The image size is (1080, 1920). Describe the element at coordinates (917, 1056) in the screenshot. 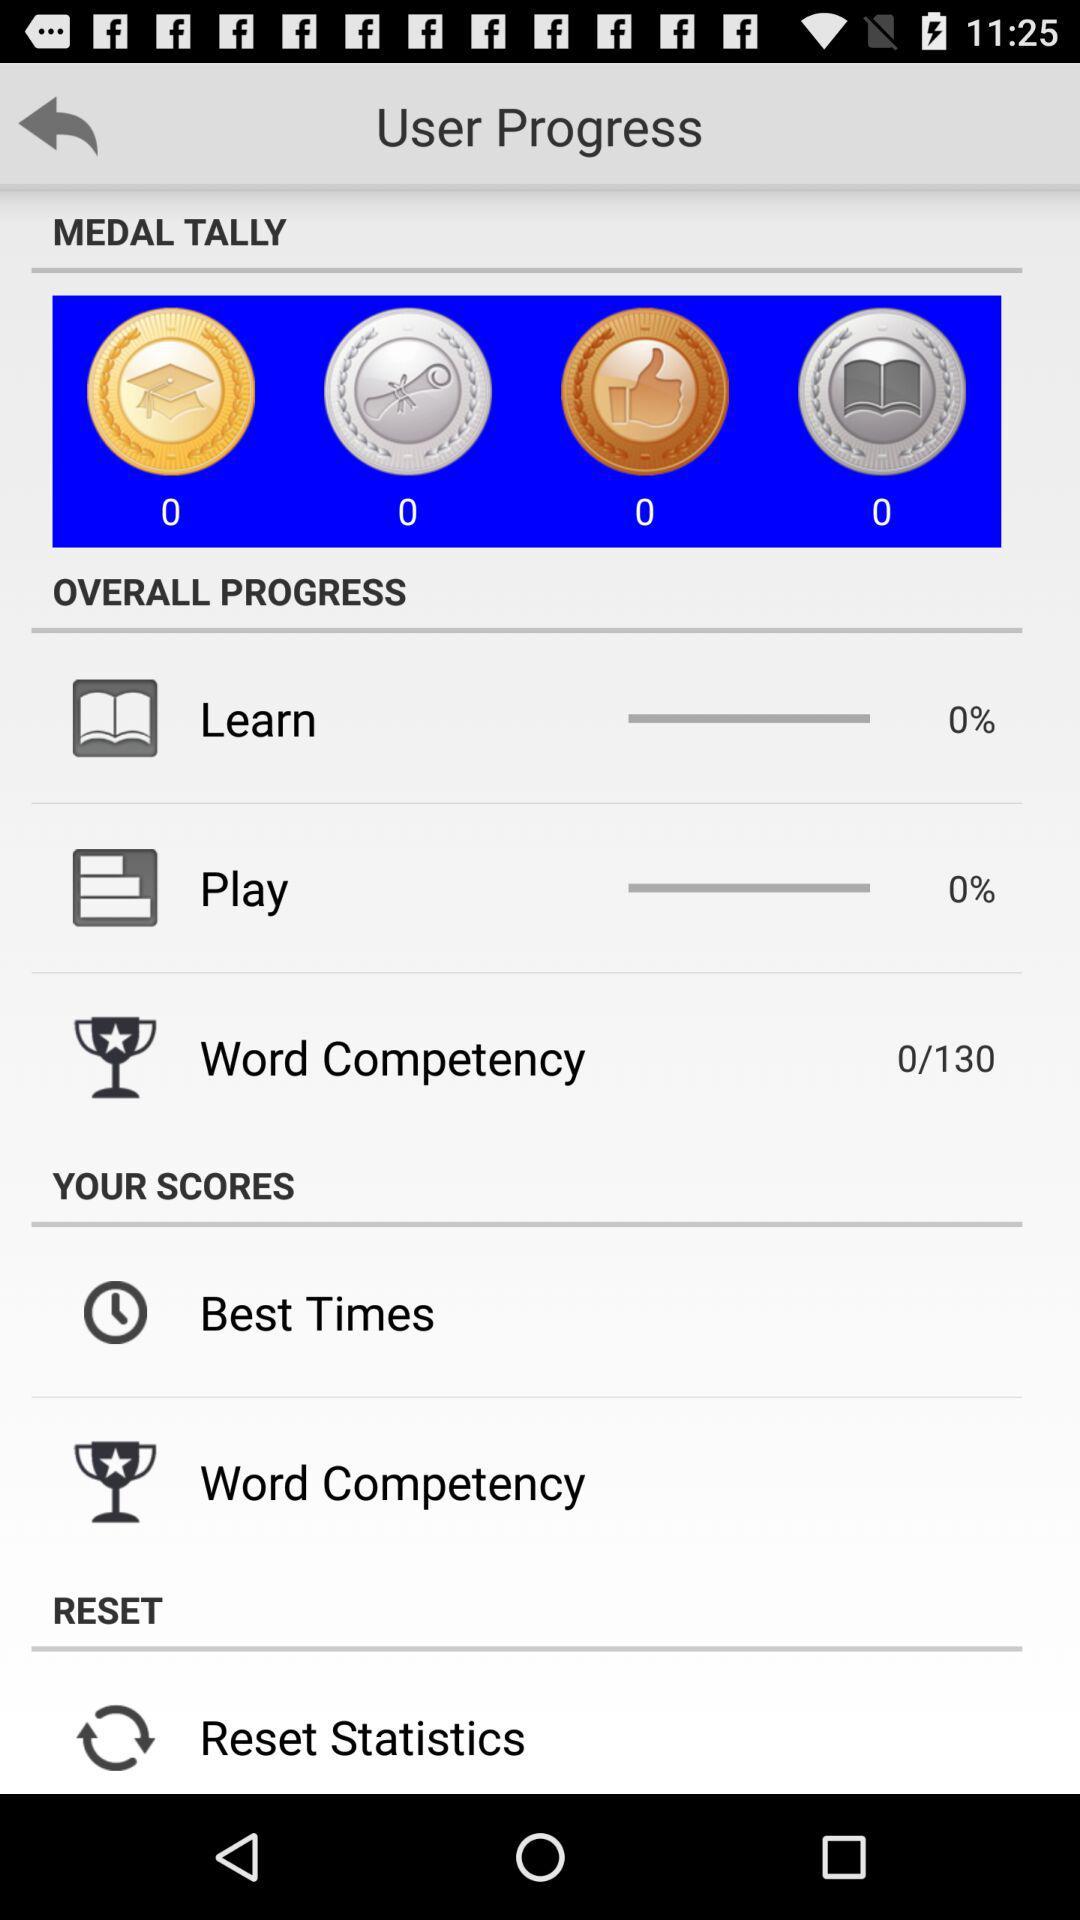

I see `the item below the 0% item` at that location.